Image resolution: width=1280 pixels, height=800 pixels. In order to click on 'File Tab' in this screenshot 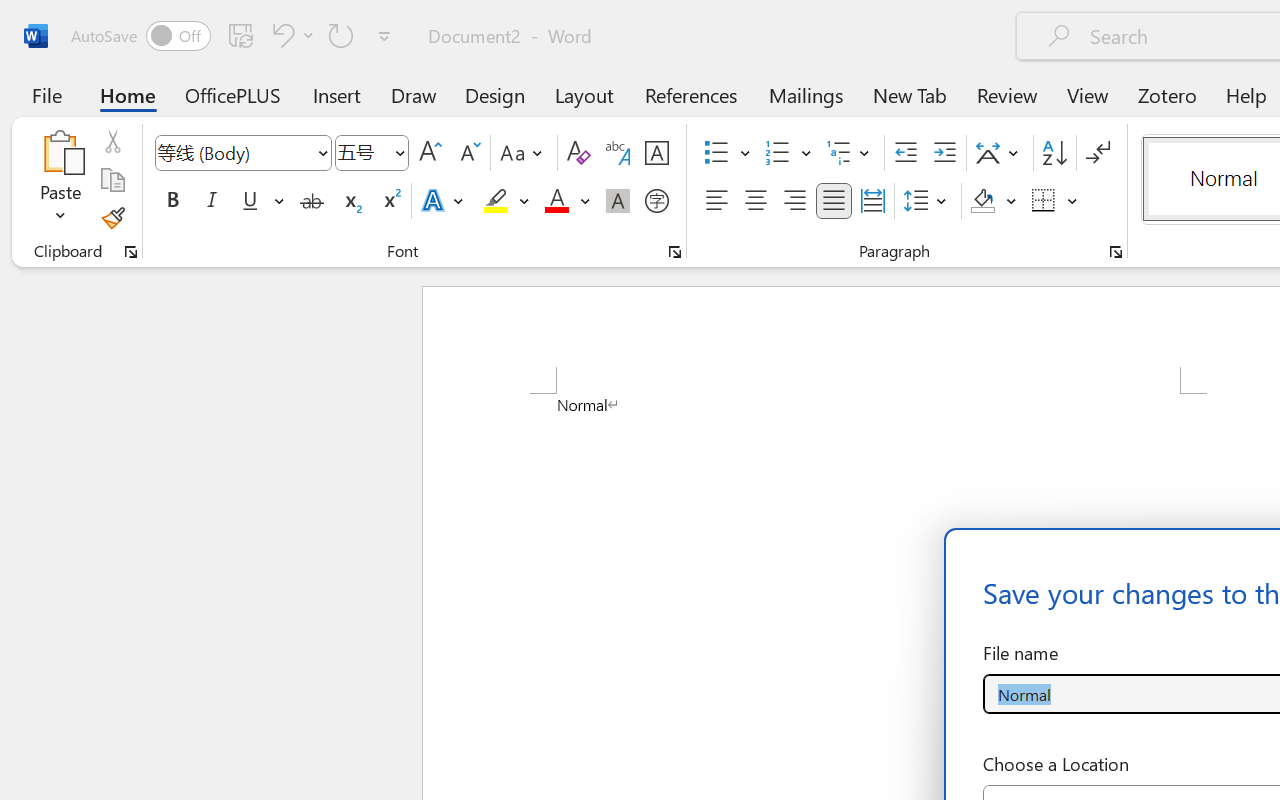, I will do `click(46, 94)`.